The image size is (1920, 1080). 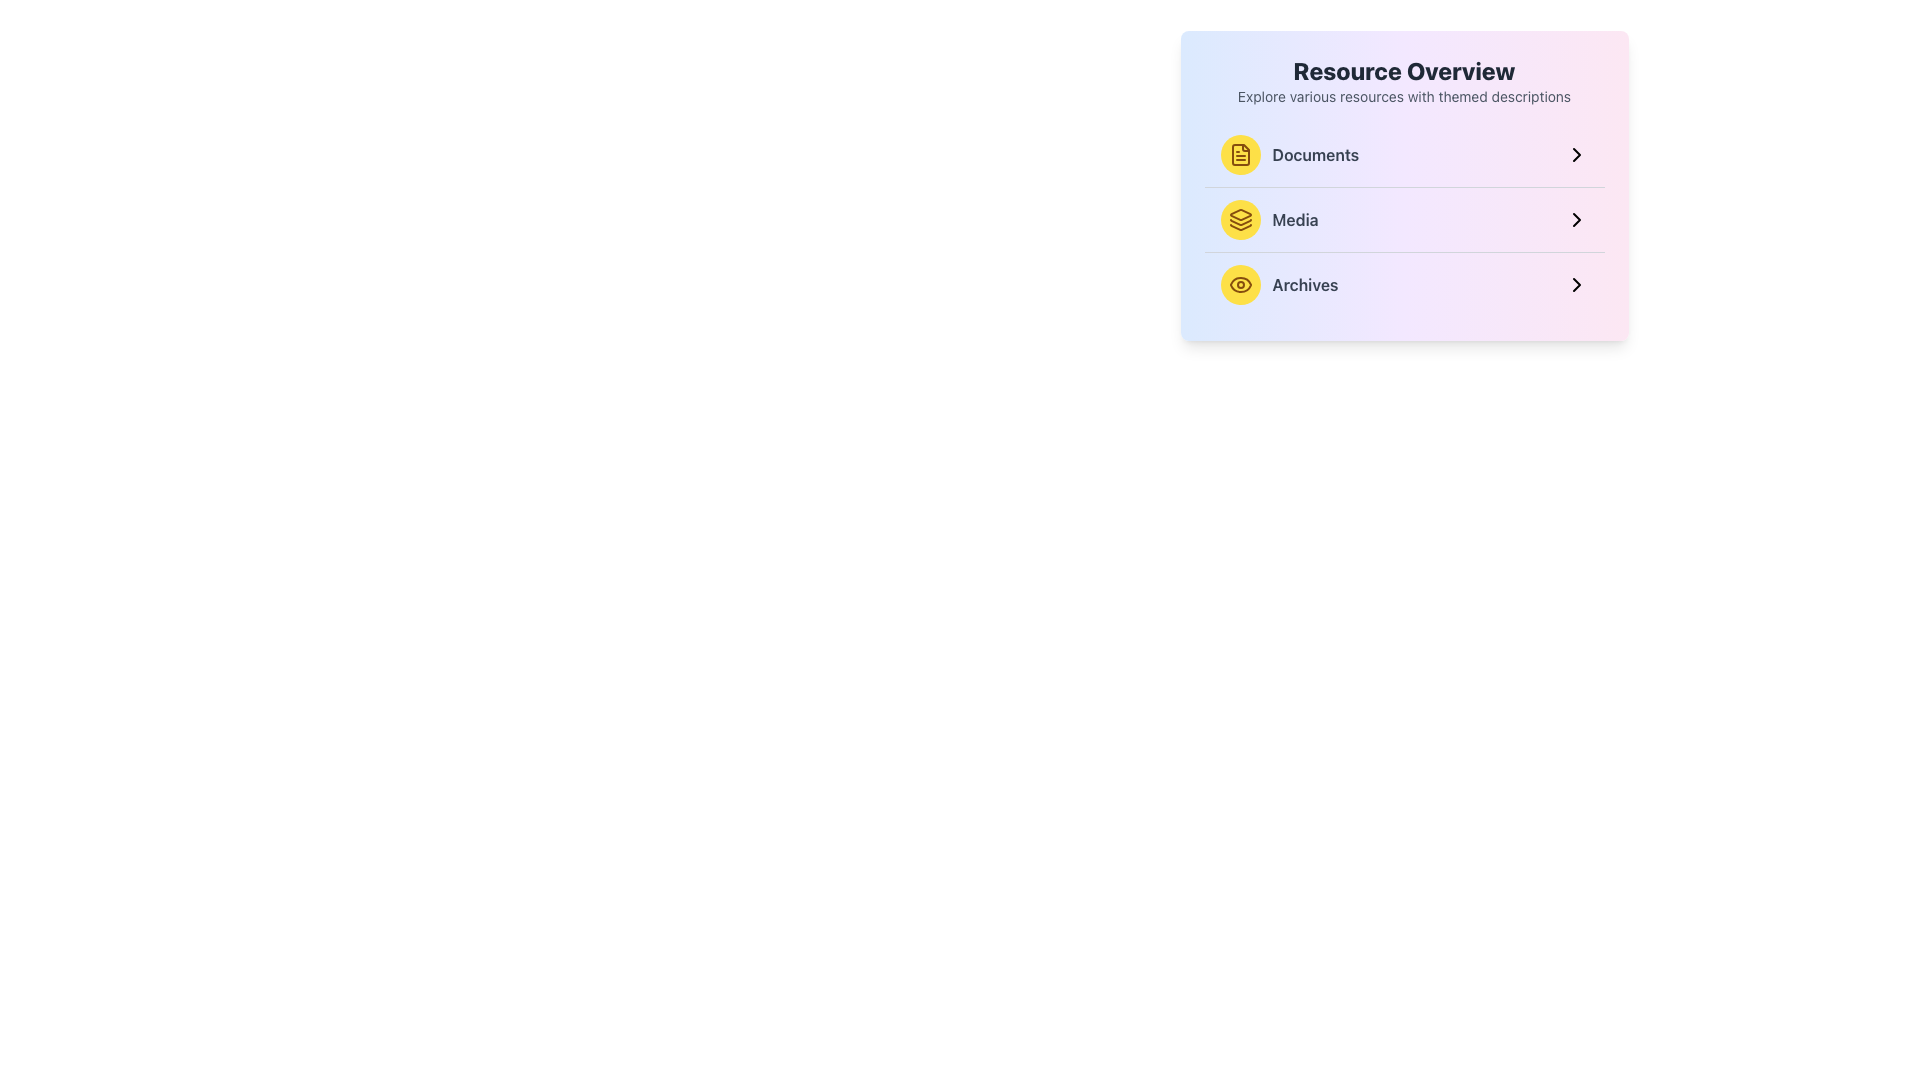 I want to click on the 'Archives' menu item, which is the third item in a vertical list of menu options including 'Documents', 'Media', and 'Archives', so click(x=1403, y=285).